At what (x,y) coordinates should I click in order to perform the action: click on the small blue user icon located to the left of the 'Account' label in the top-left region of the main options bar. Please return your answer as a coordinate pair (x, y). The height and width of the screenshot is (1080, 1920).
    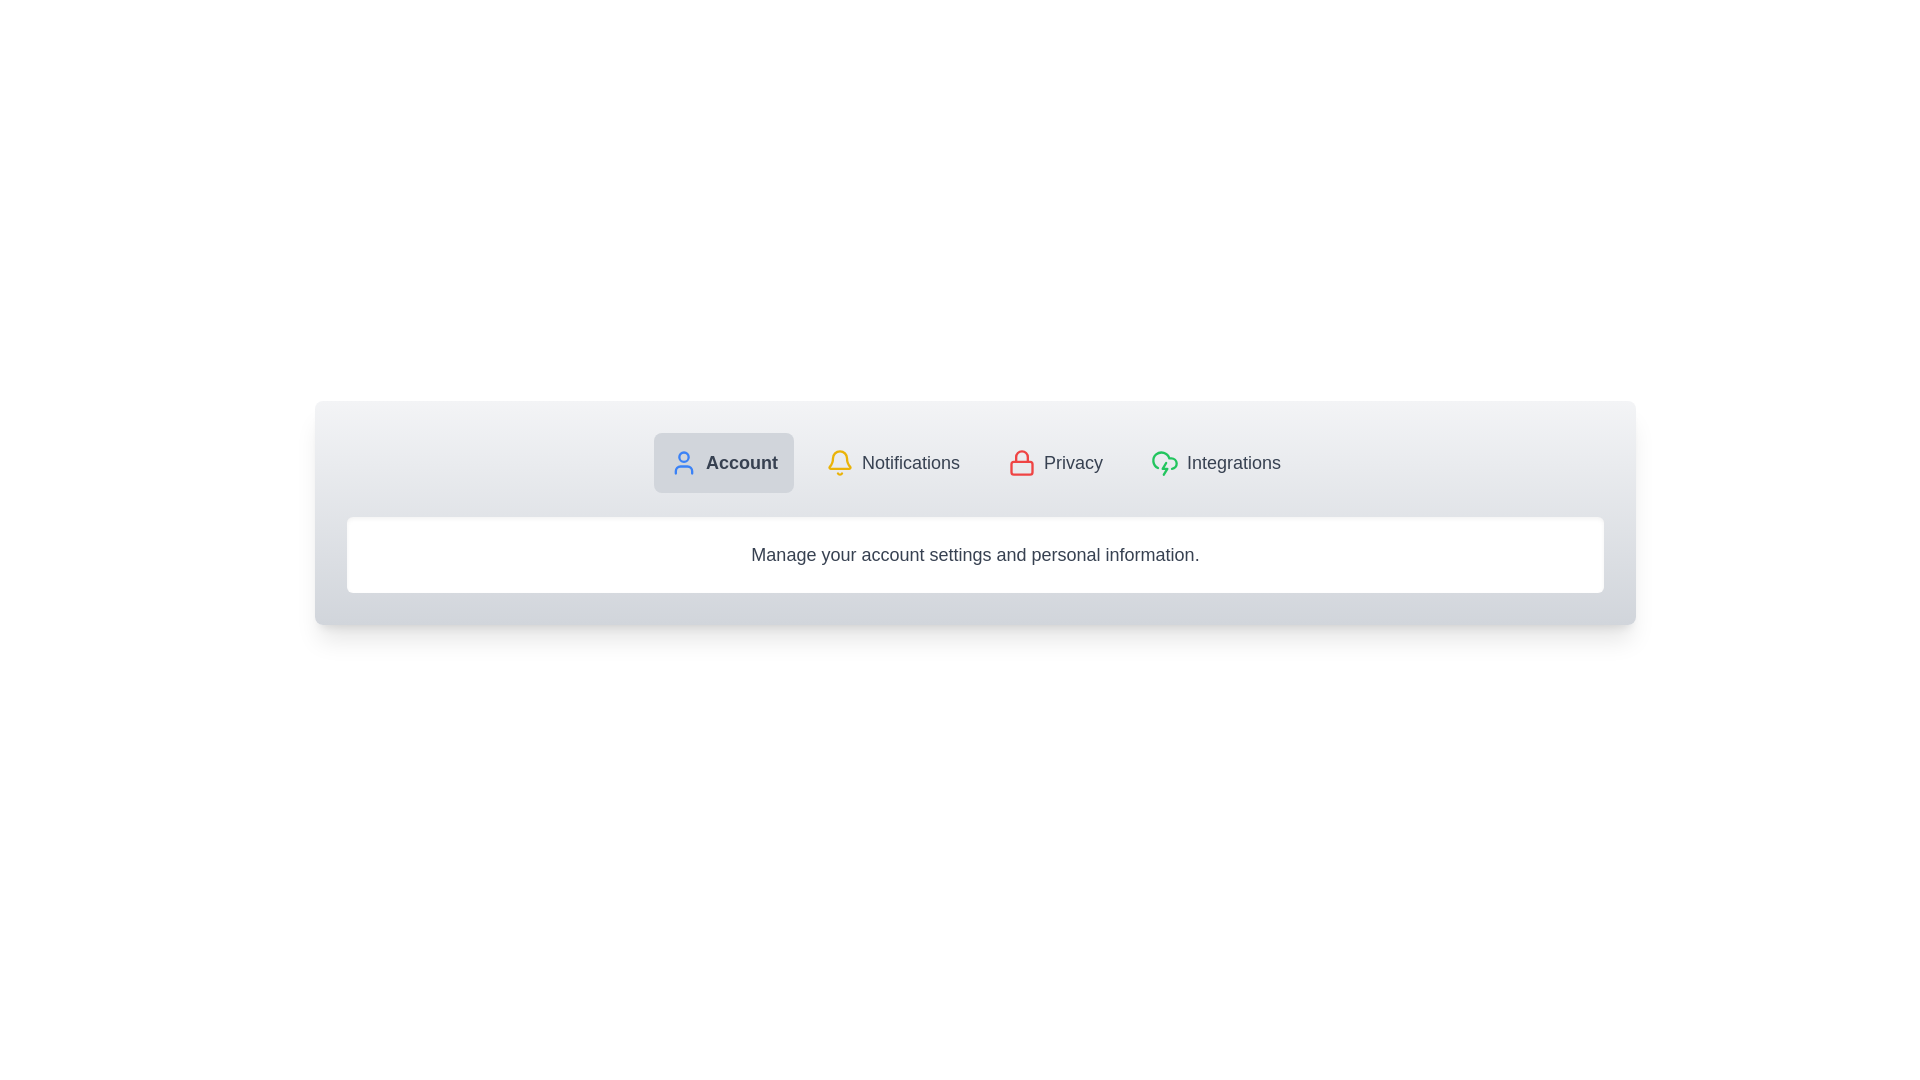
    Looking at the image, I should click on (683, 462).